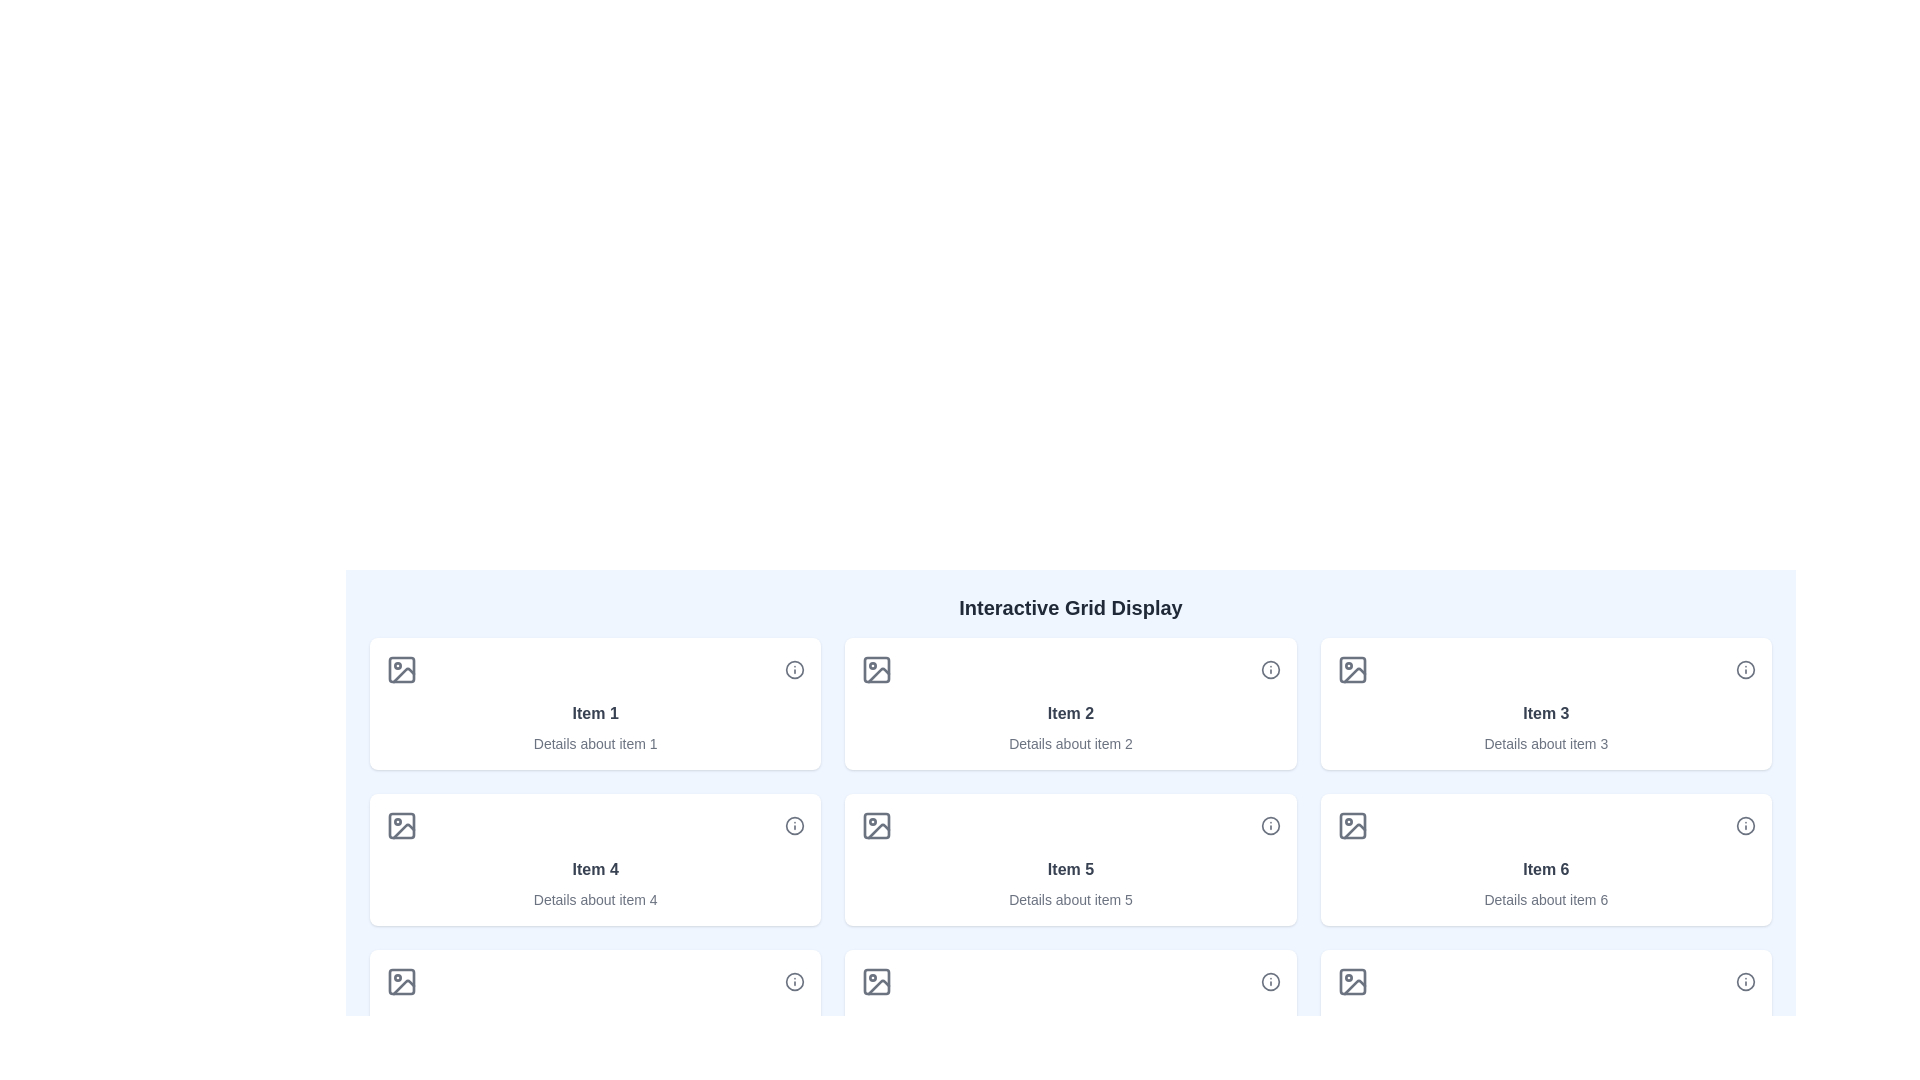 The image size is (1920, 1080). Describe the element at coordinates (1269, 670) in the screenshot. I see `the Icon button in the top-right corner of the 'Item 2' card` at that location.